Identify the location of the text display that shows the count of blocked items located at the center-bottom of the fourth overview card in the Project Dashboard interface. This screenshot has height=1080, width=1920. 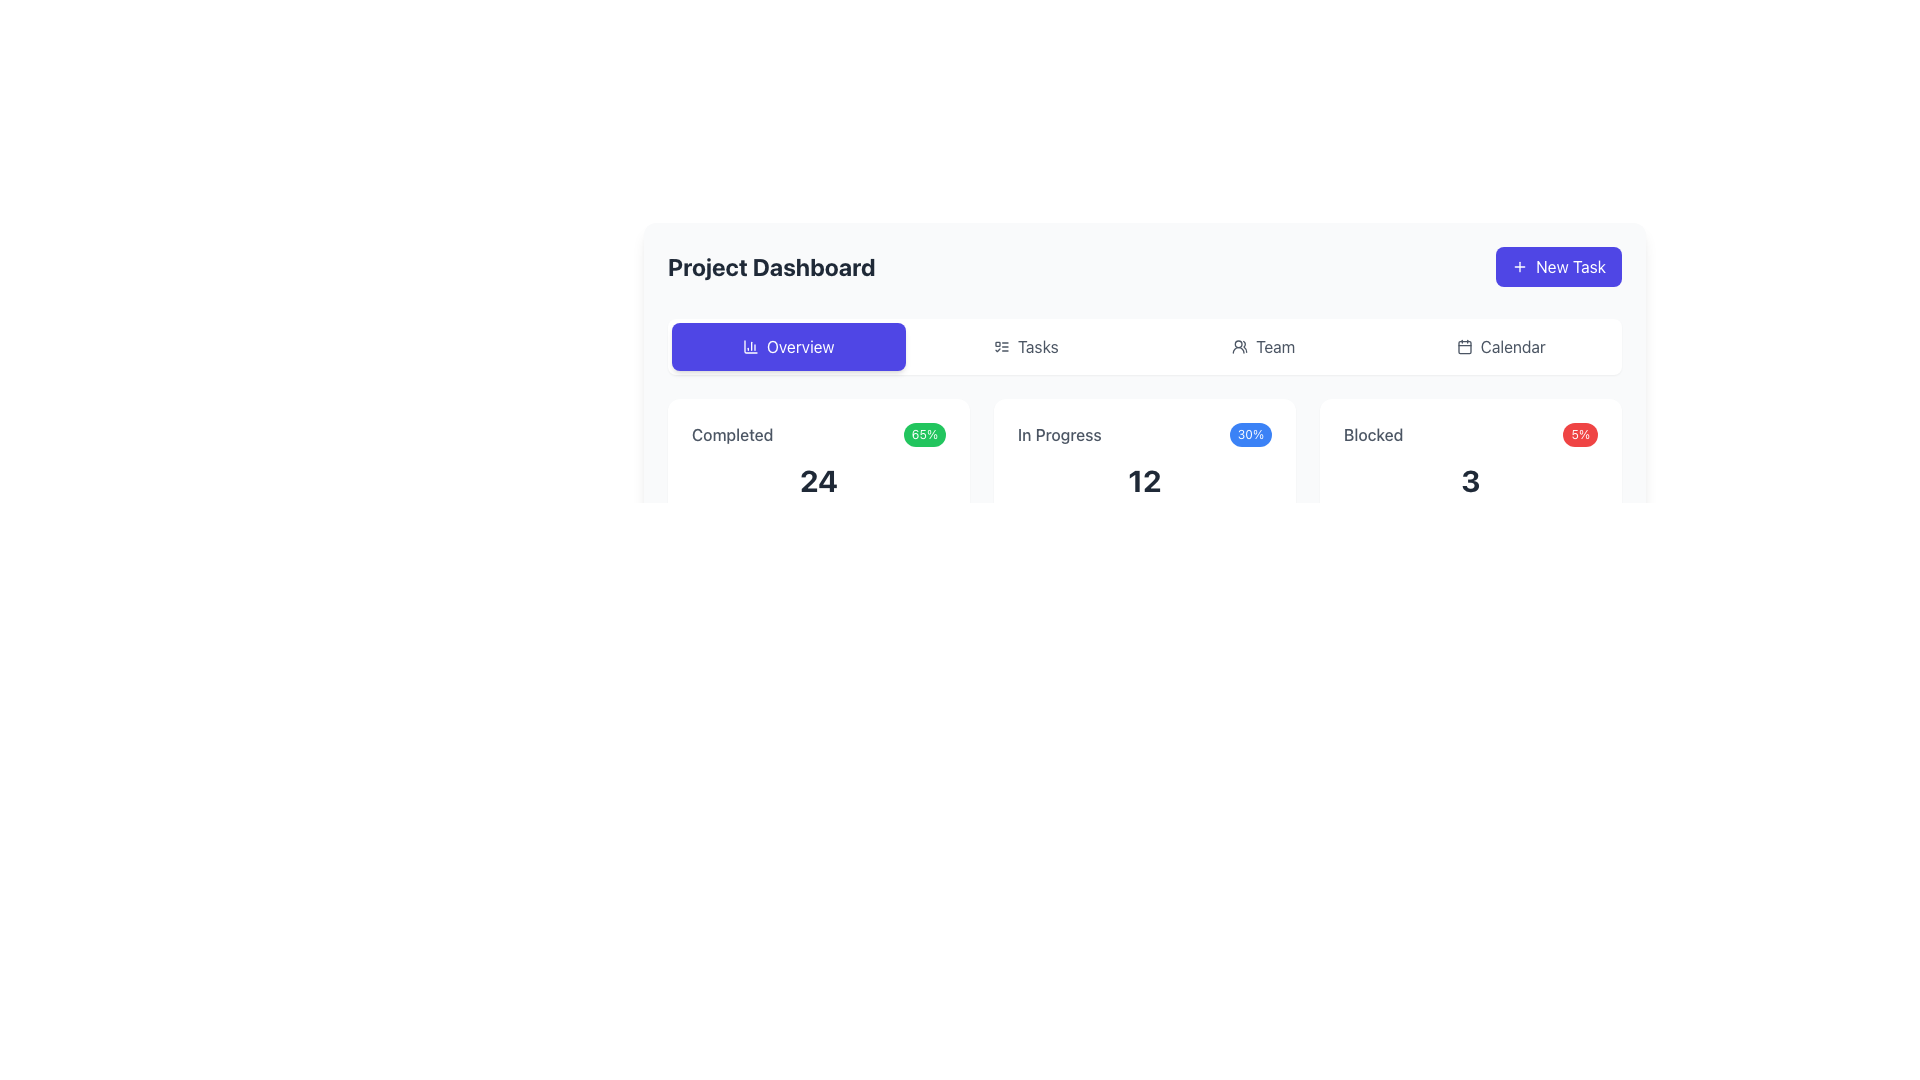
(1470, 481).